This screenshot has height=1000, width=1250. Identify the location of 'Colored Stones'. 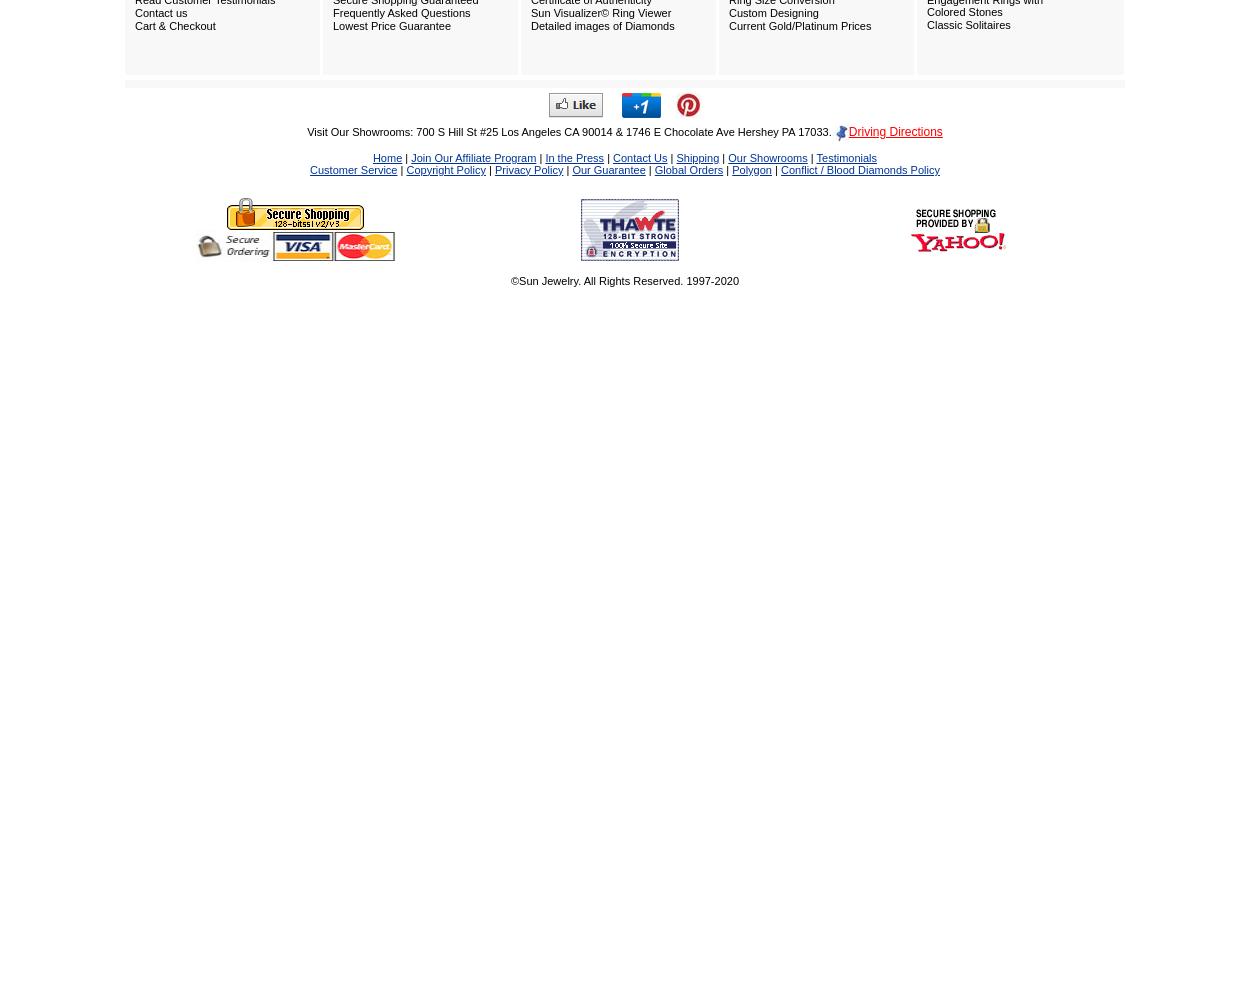
(963, 11).